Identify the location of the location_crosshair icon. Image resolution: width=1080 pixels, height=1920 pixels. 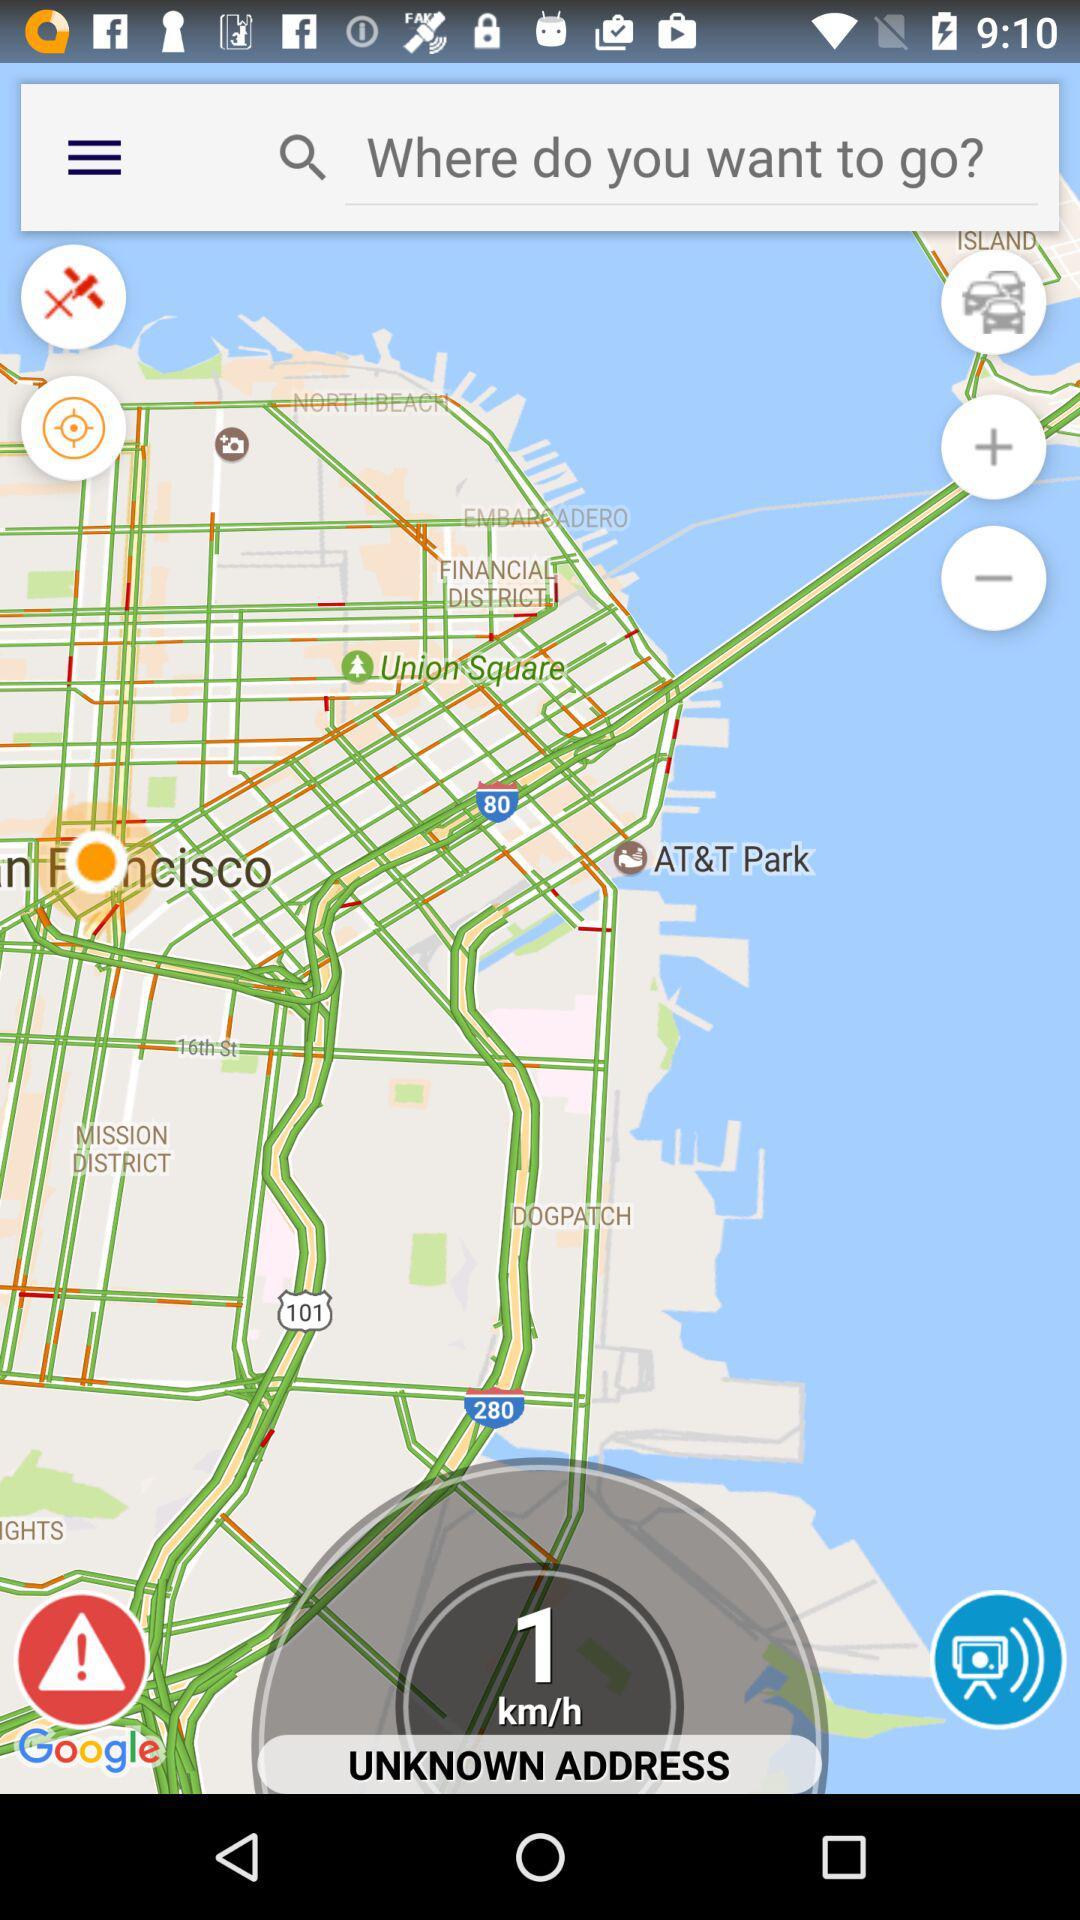
(72, 457).